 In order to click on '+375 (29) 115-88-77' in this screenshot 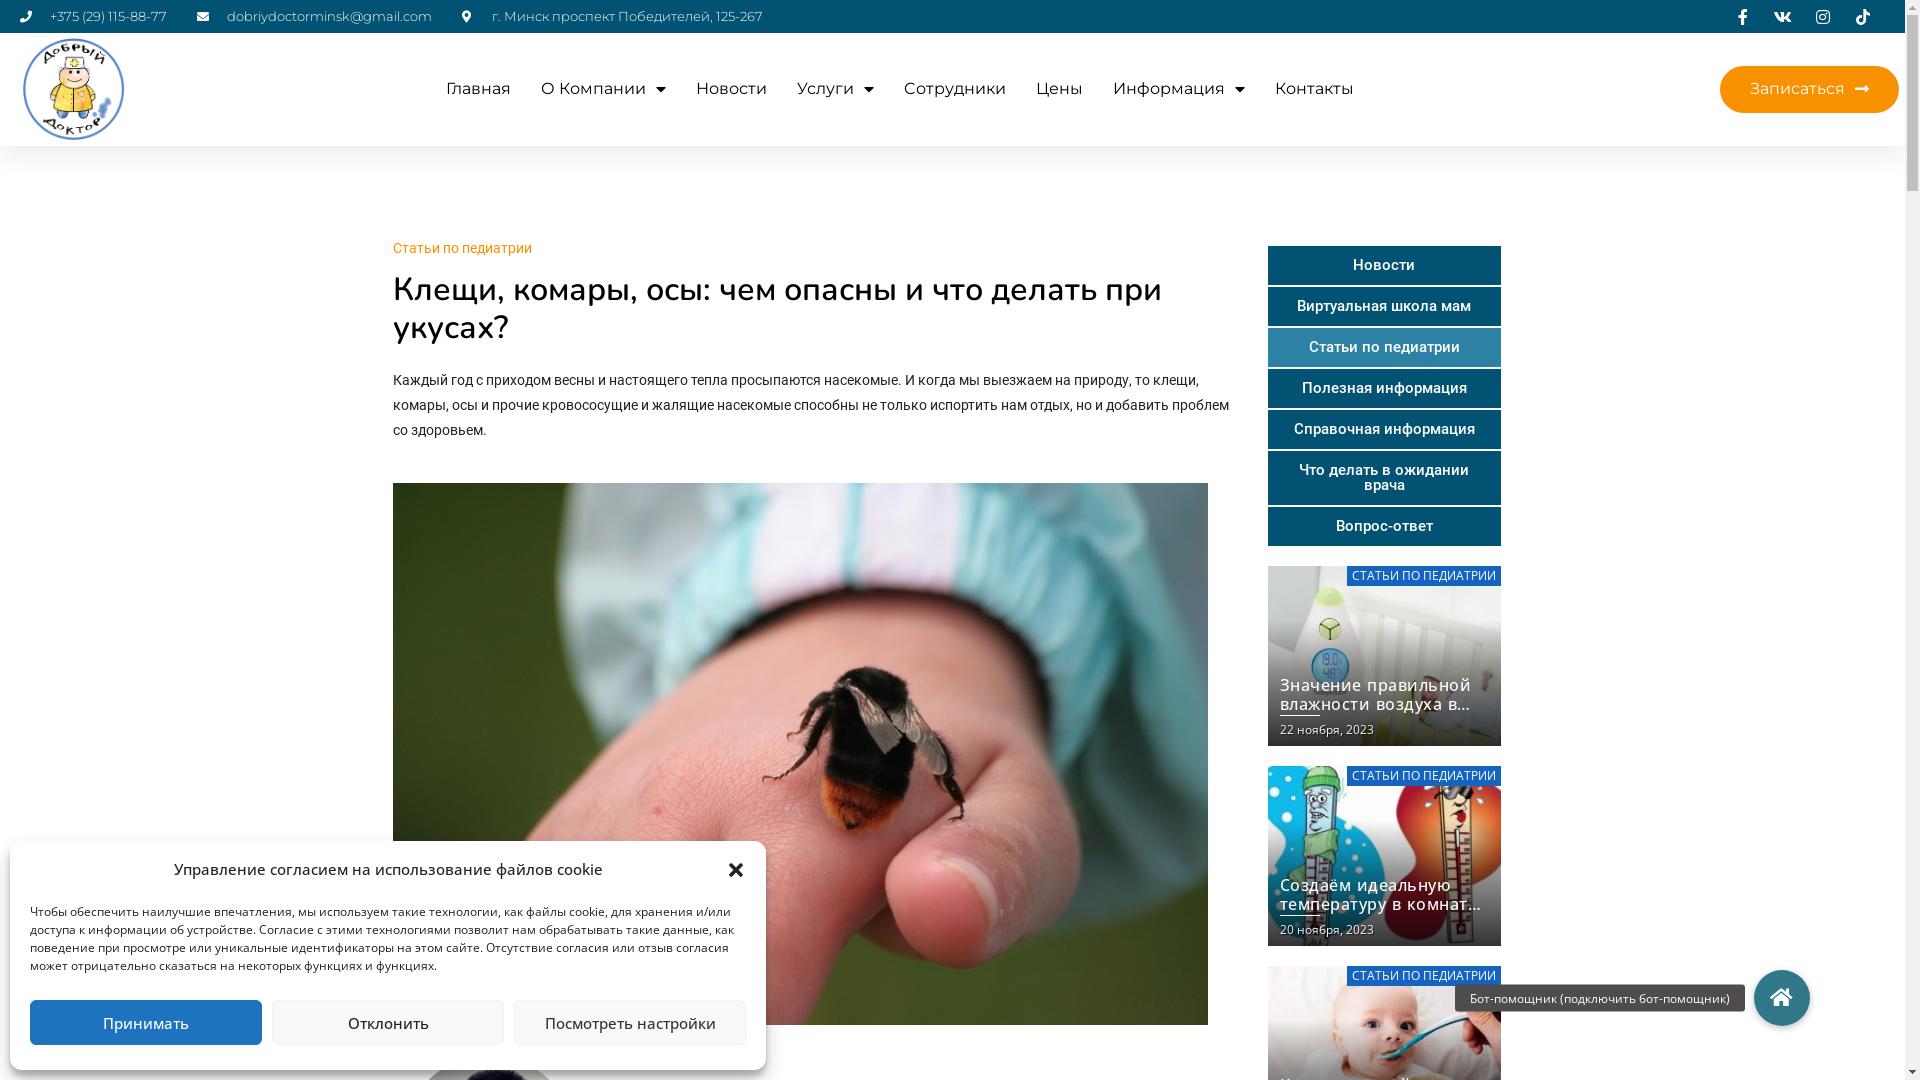, I will do `click(19, 16)`.